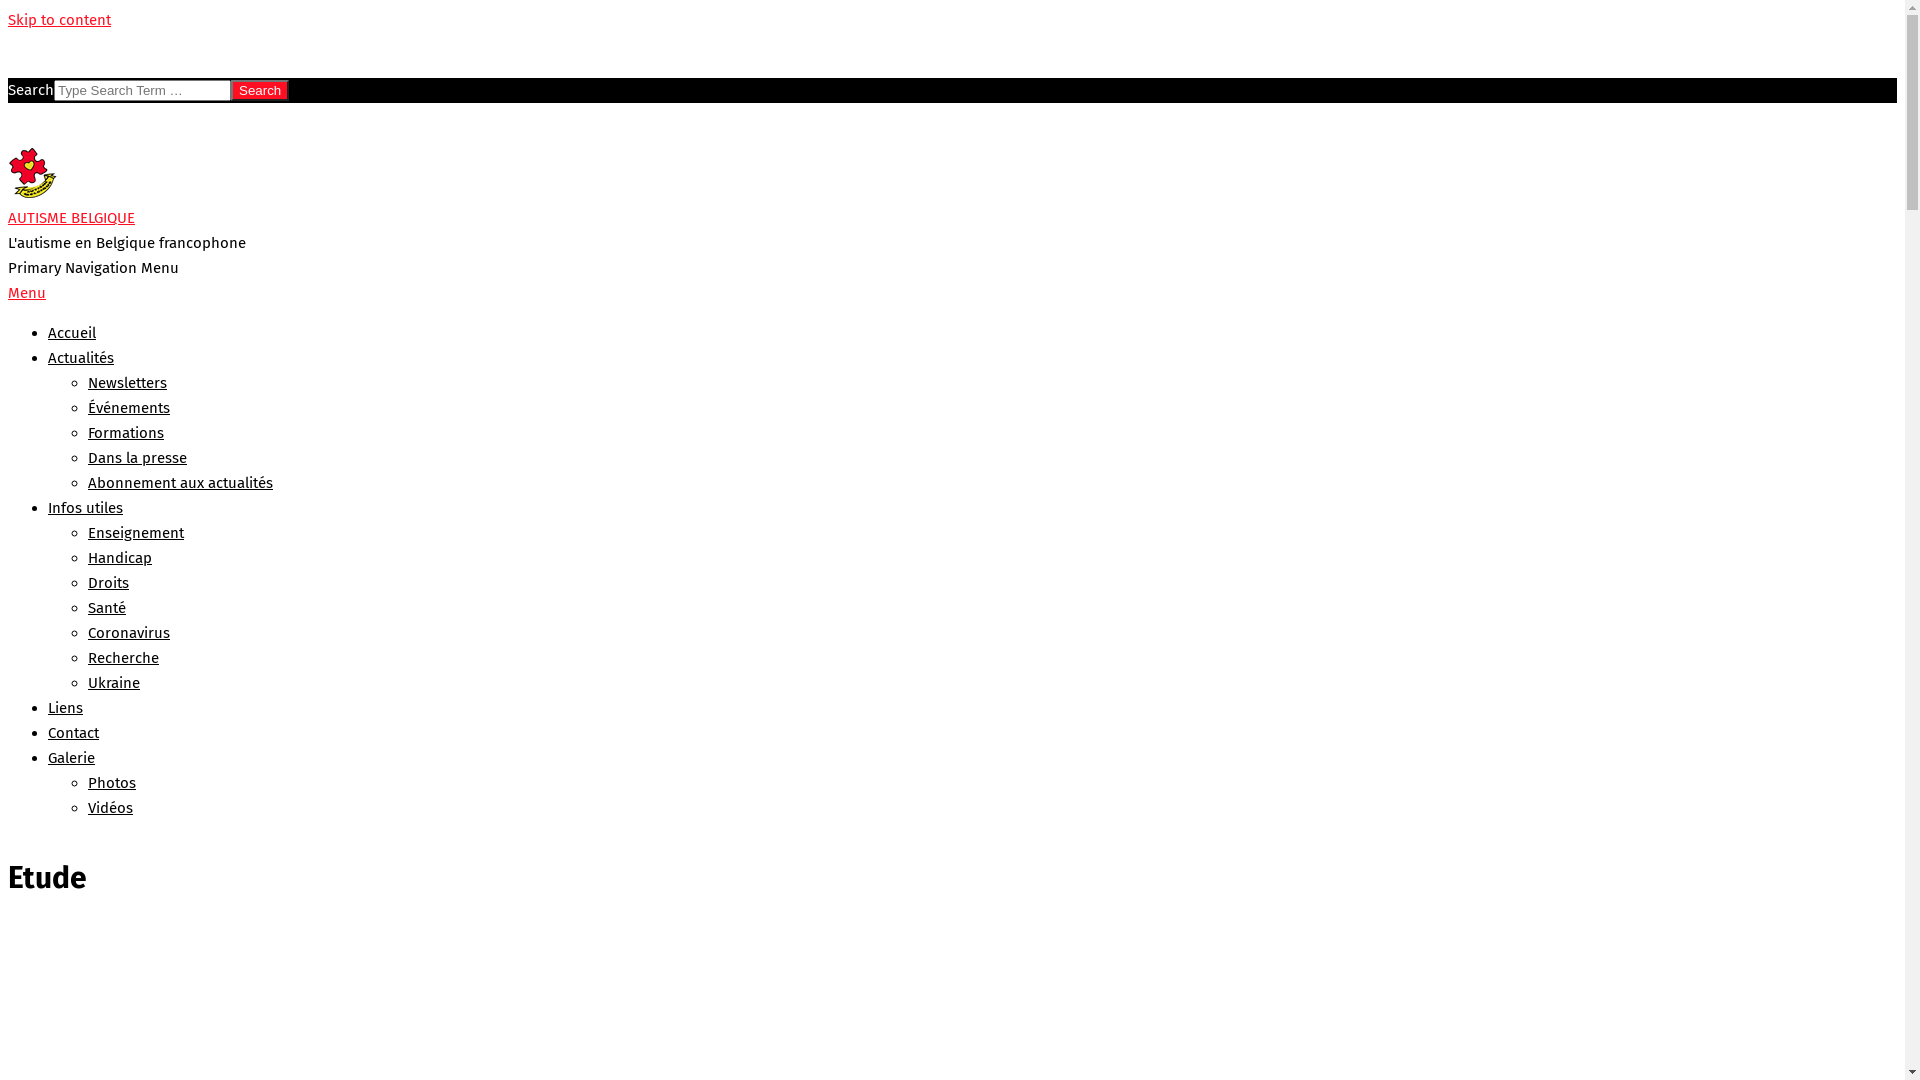 This screenshot has height=1080, width=1920. What do you see at coordinates (59, 19) in the screenshot?
I see `'Skip to content'` at bounding box center [59, 19].